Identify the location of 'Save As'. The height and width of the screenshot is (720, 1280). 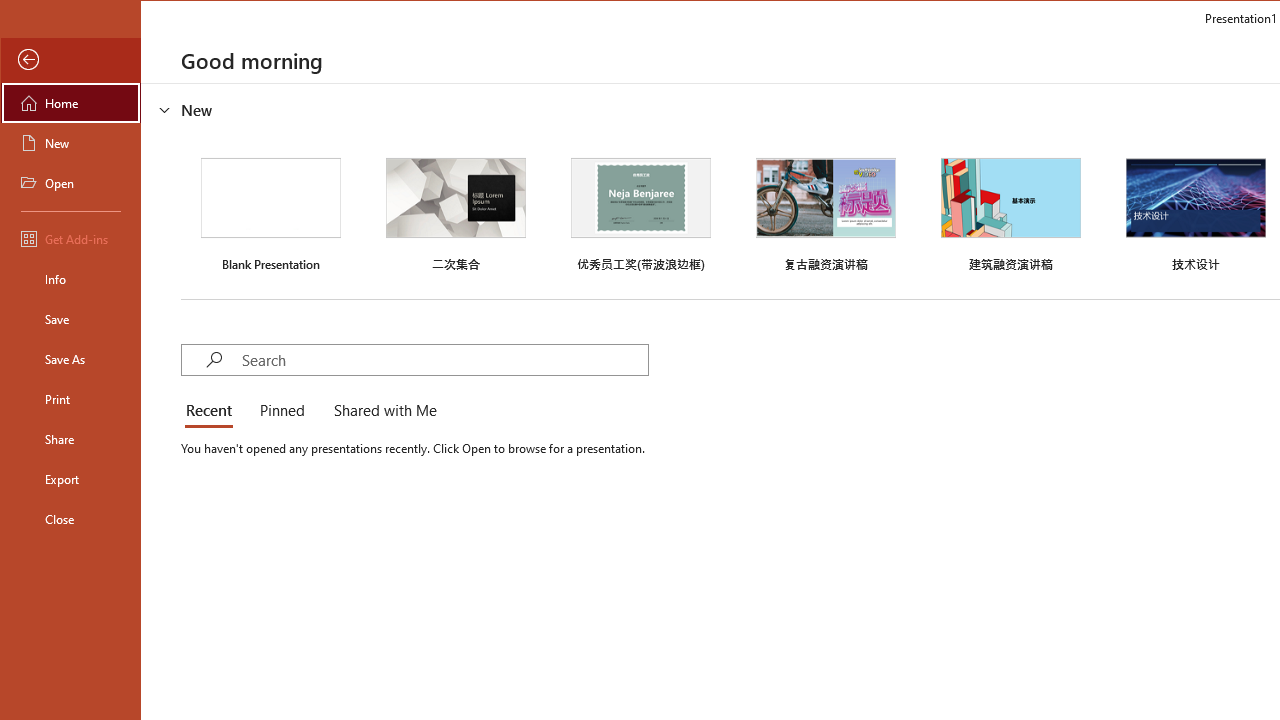
(71, 357).